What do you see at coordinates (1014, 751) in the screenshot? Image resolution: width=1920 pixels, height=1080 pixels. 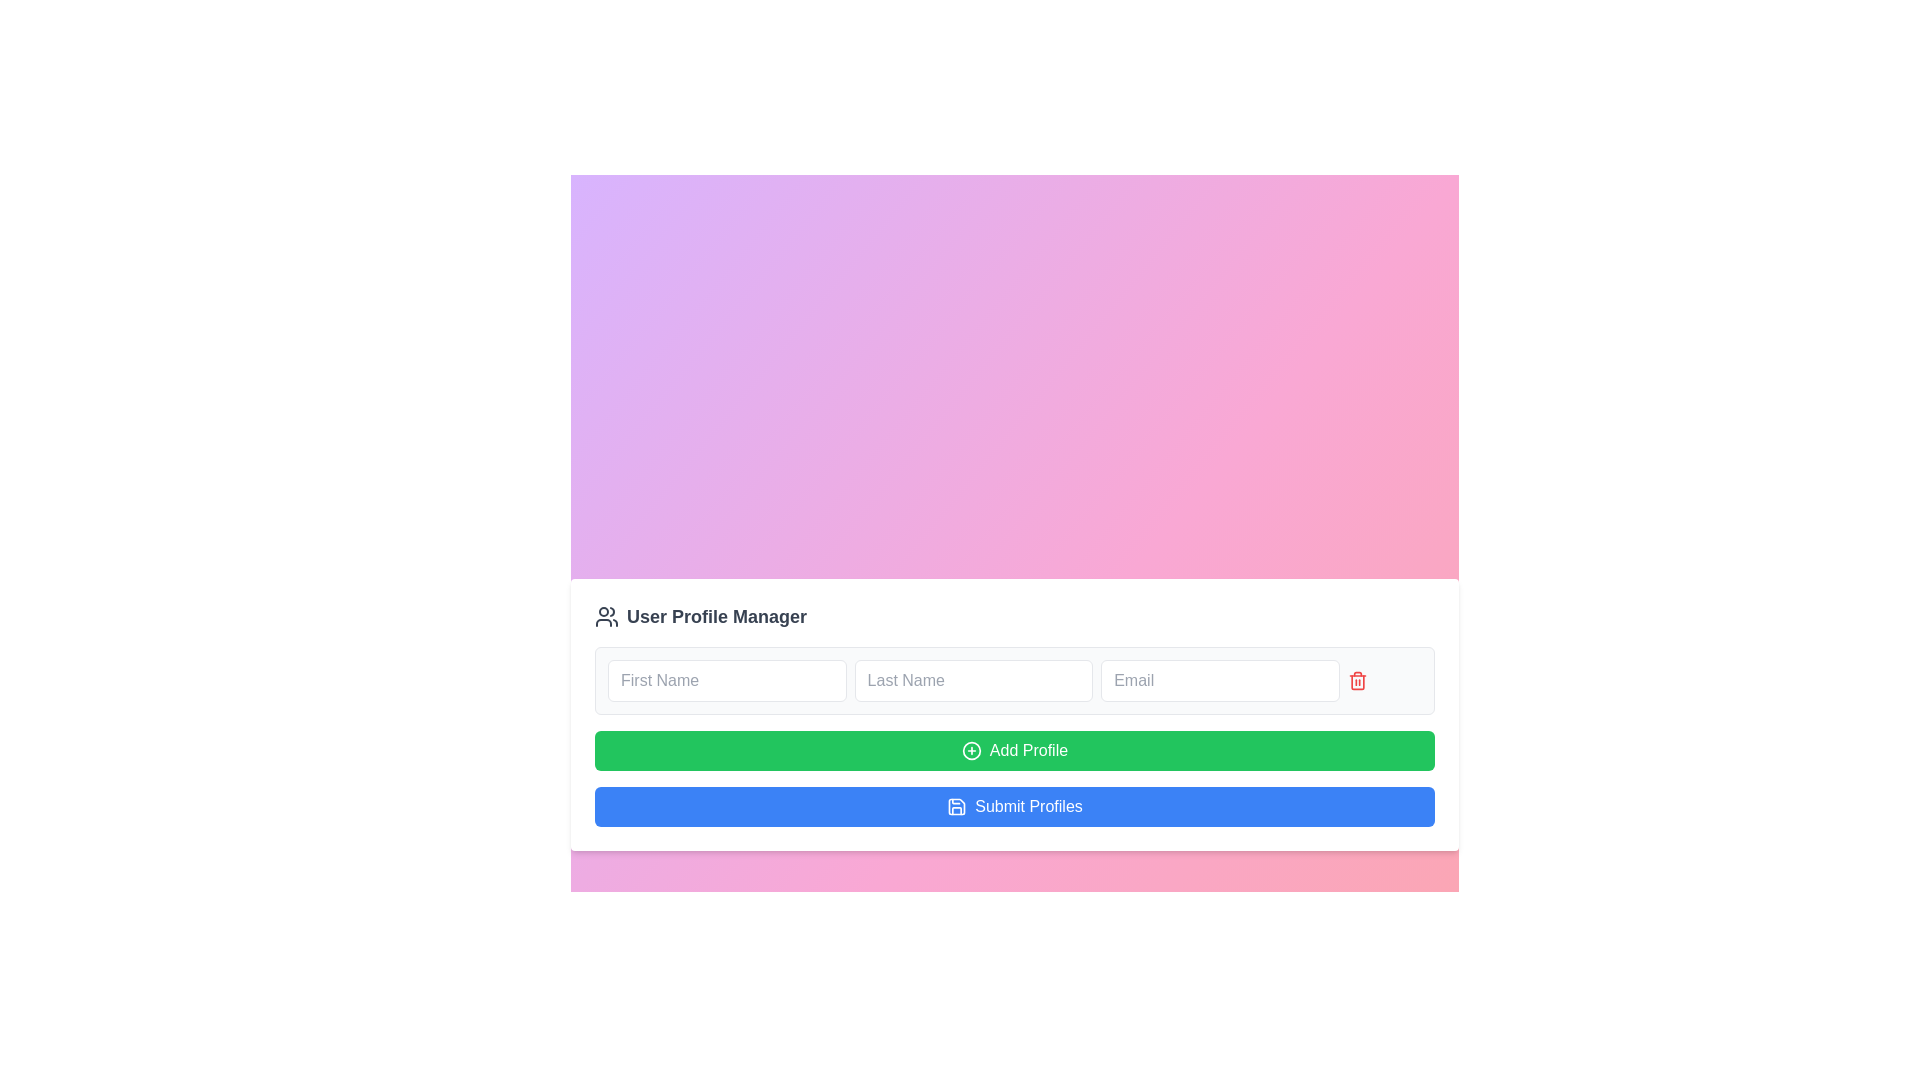 I see `the green rectangular button labeled 'Add Profile' with a plus-circle icon` at bounding box center [1014, 751].